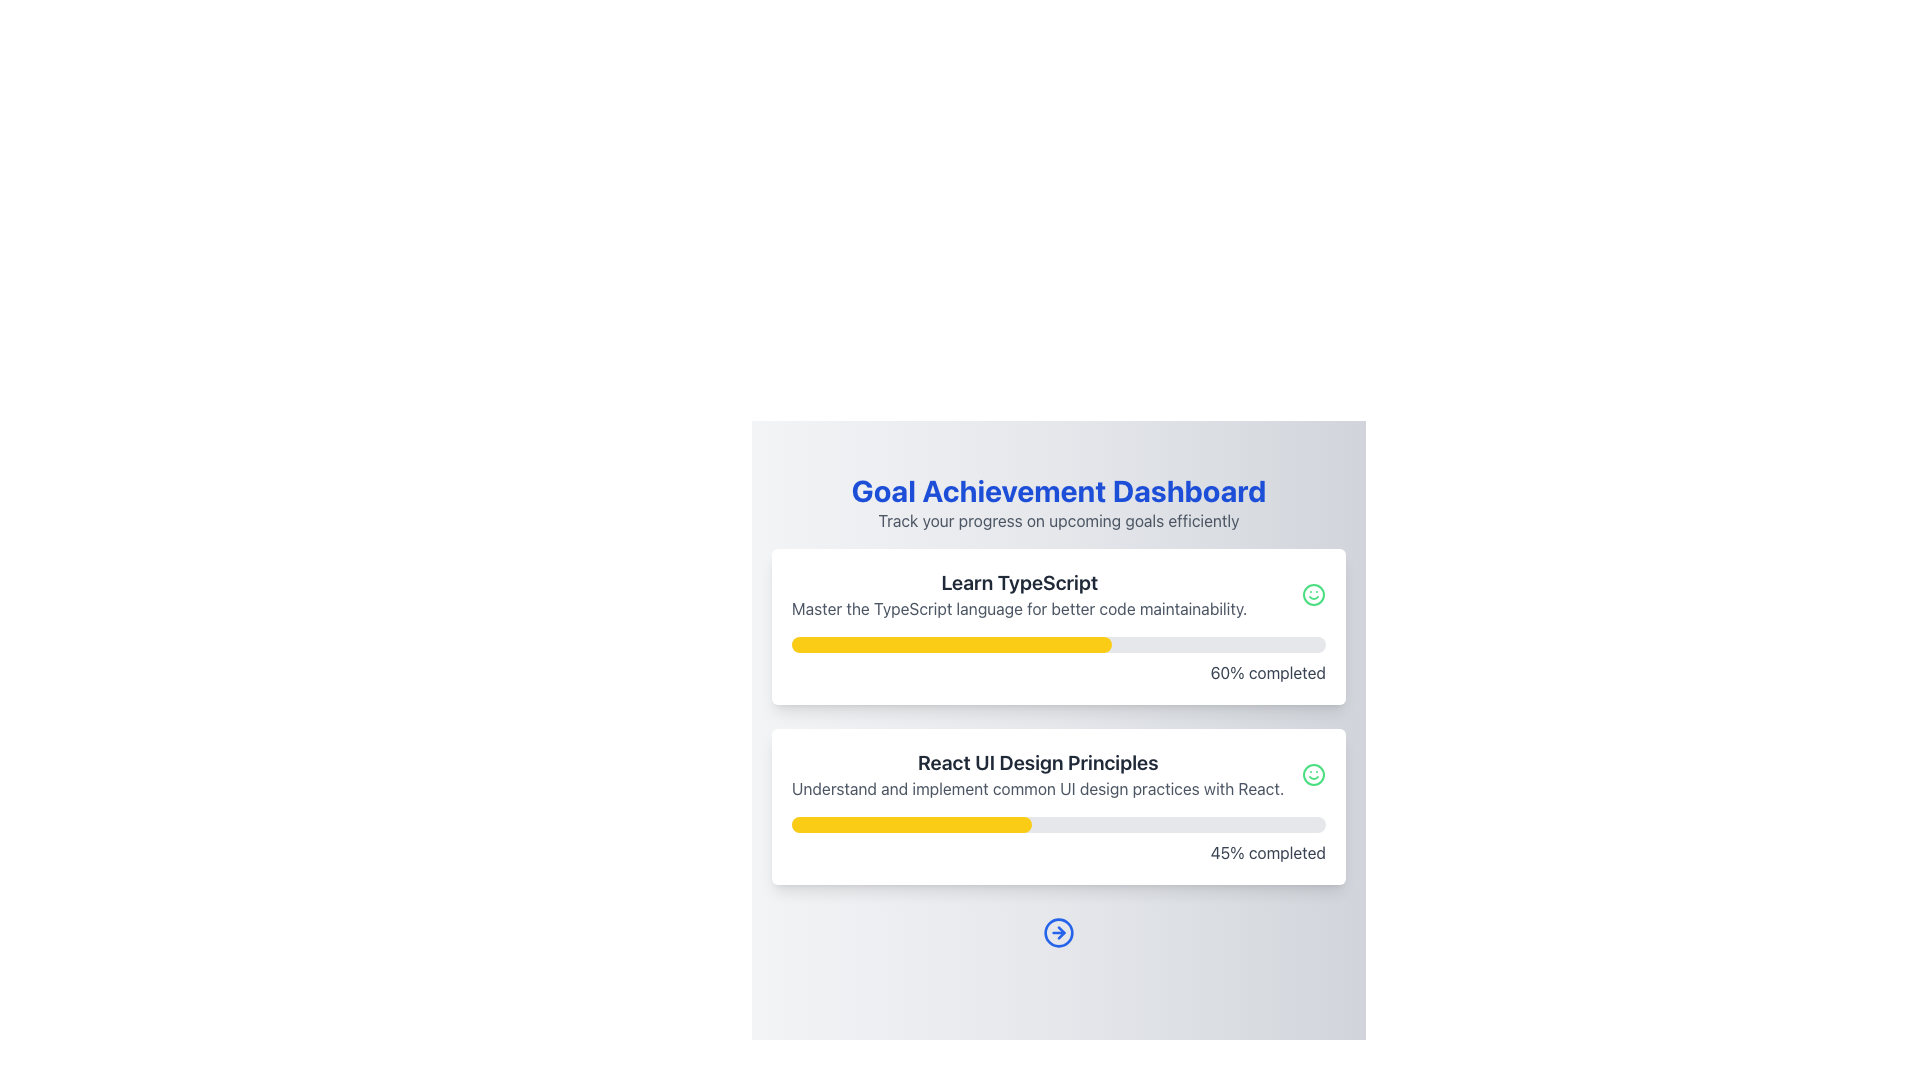 Image resolution: width=1920 pixels, height=1080 pixels. Describe the element at coordinates (1038, 788) in the screenshot. I see `text description that appears below the heading 'React UI Design Principles' in the Goal Achievement Dashboard` at that location.